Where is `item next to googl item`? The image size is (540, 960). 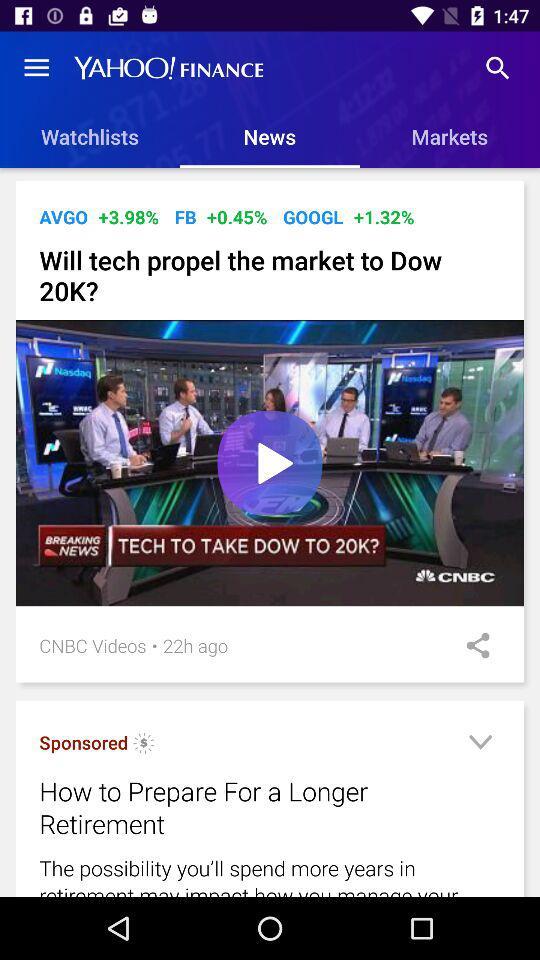
item next to googl item is located at coordinates (237, 217).